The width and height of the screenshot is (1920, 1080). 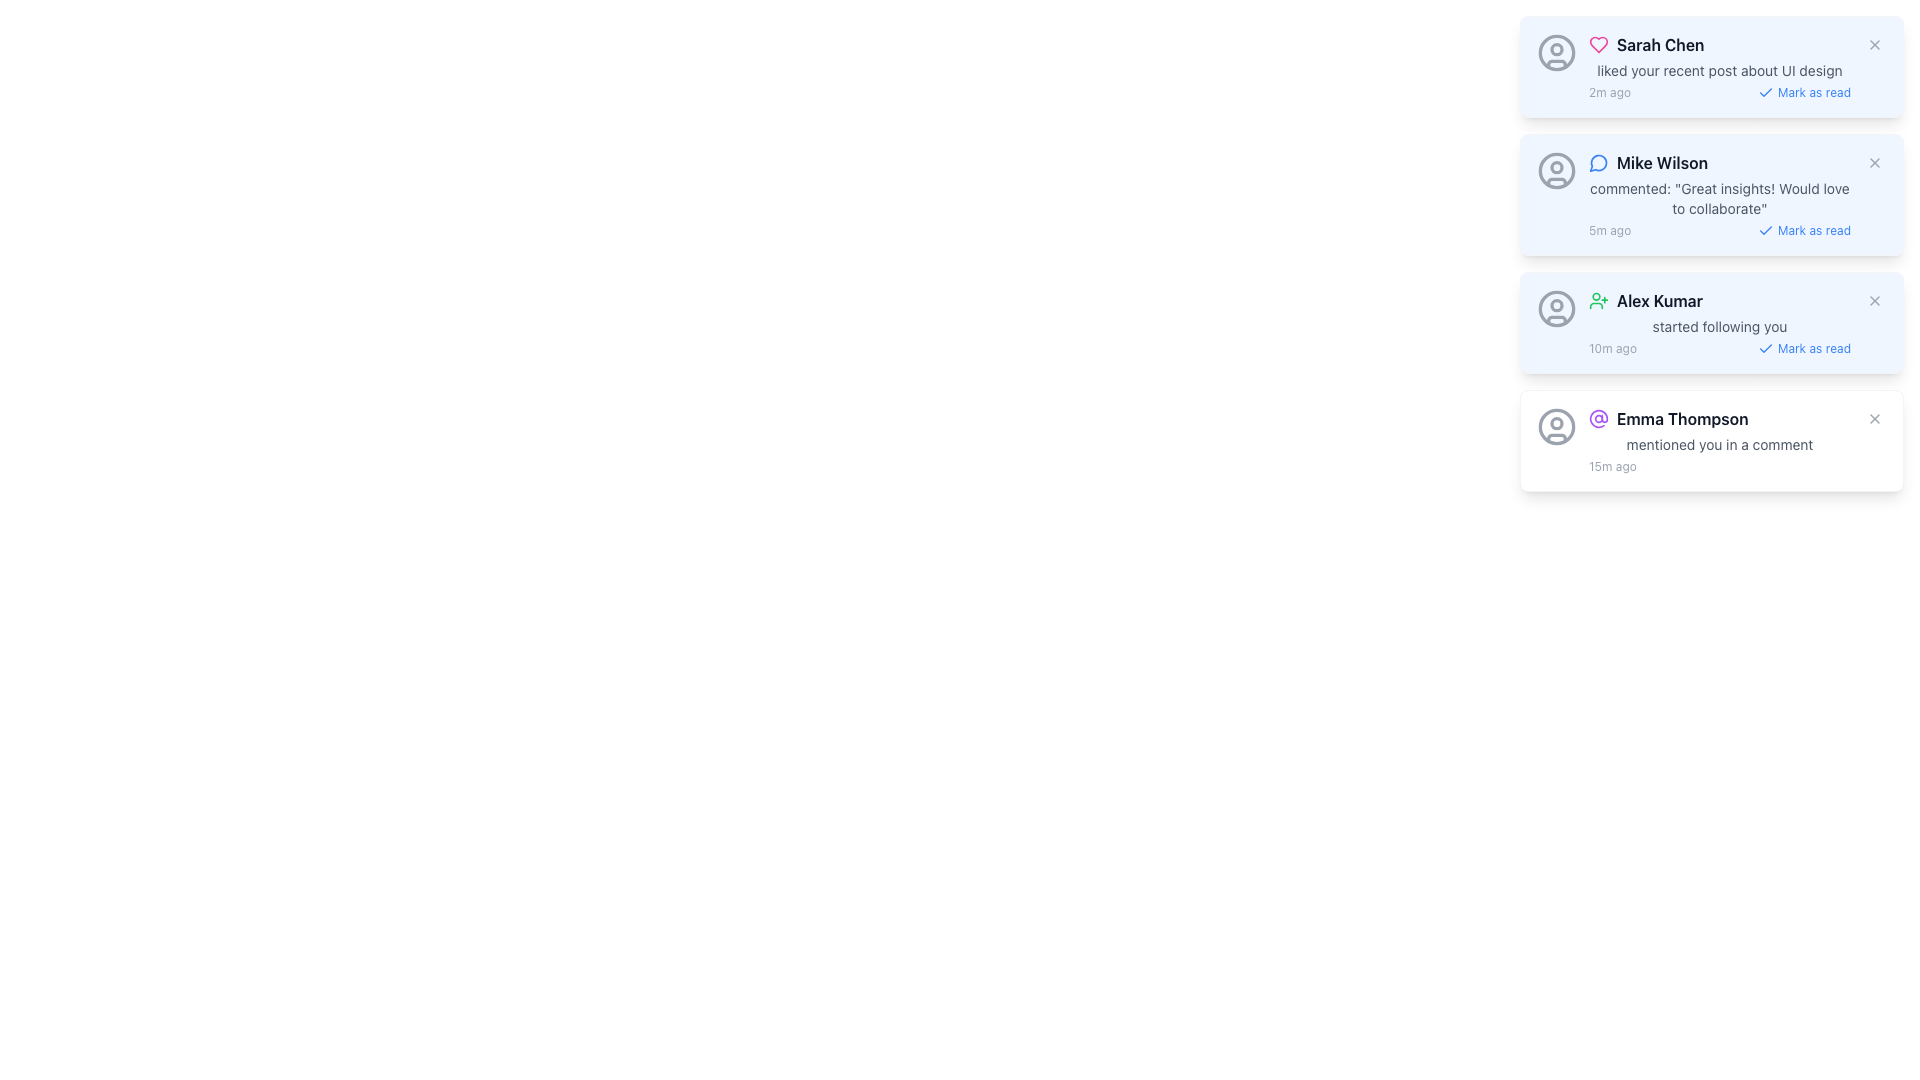 I want to click on the associated person, so click(x=1660, y=45).